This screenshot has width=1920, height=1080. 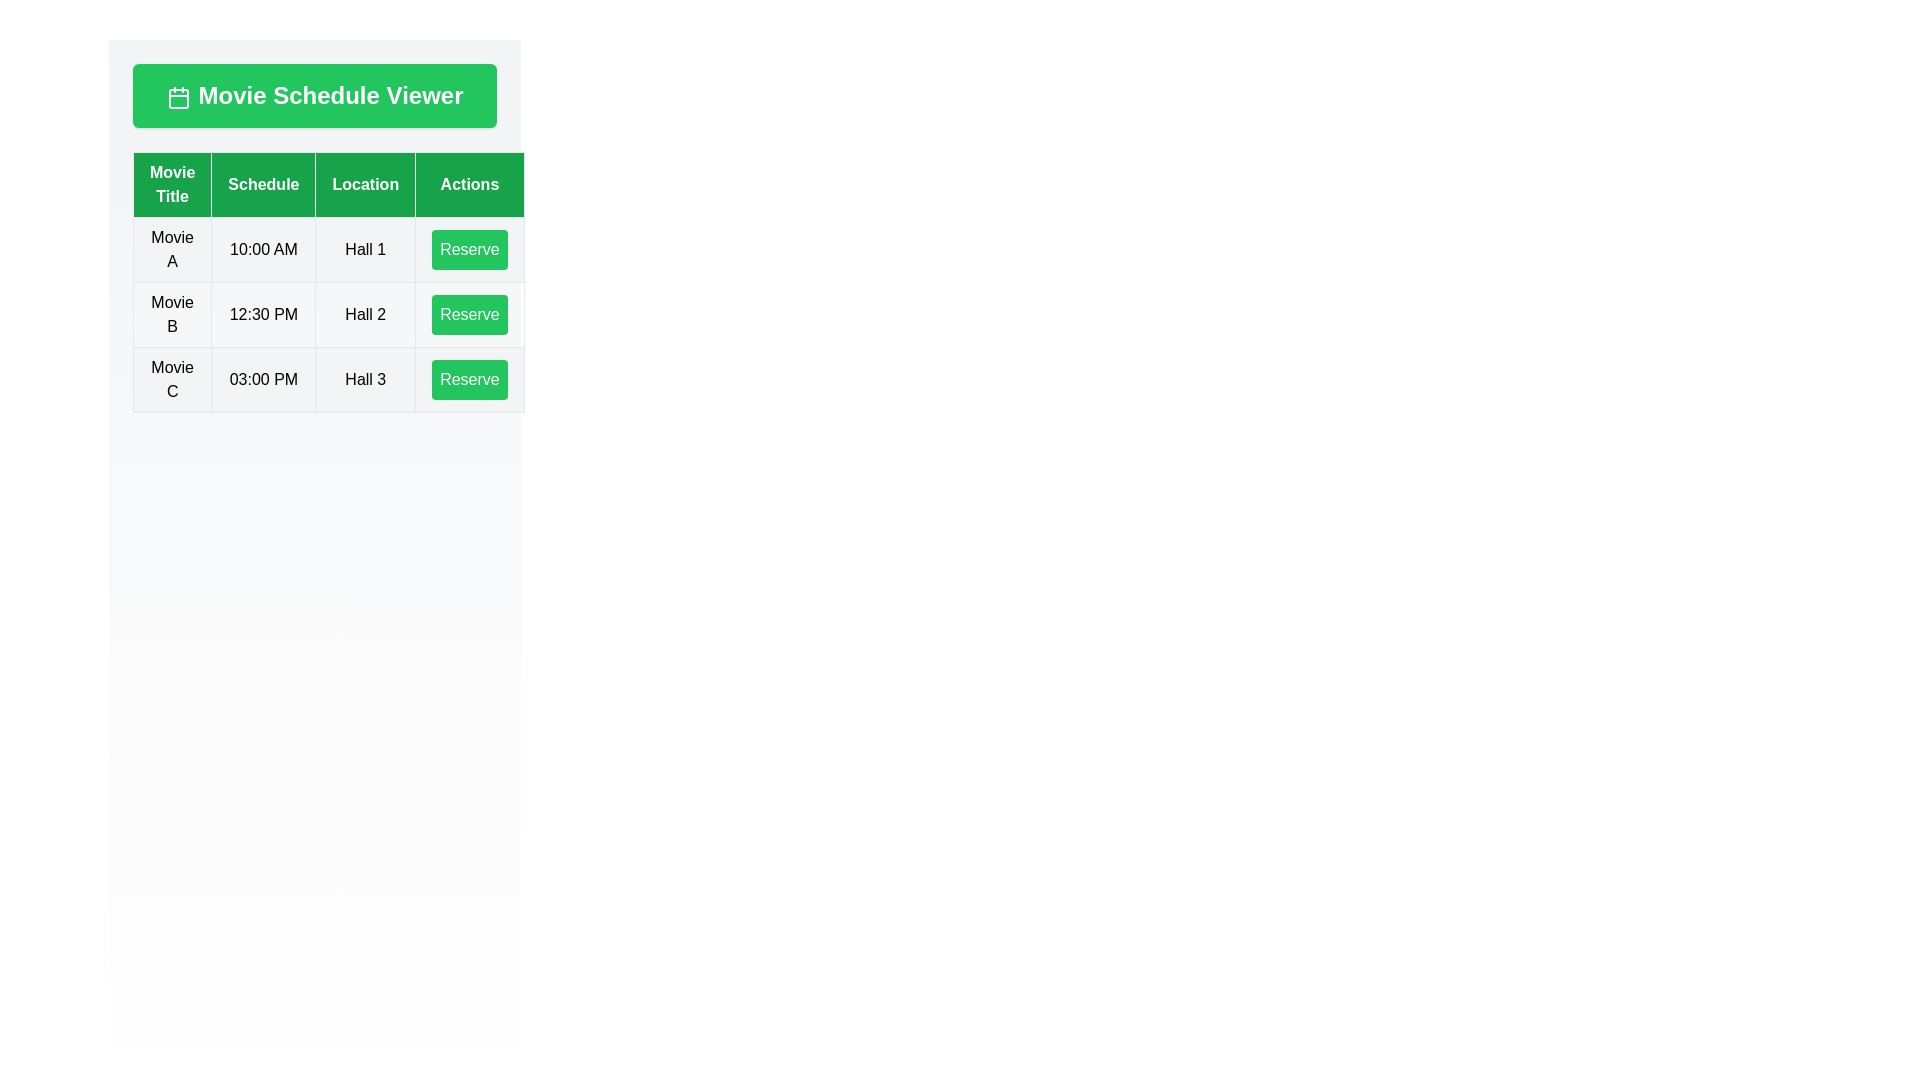 I want to click on the row corresponding to Movie B, so click(x=328, y=315).